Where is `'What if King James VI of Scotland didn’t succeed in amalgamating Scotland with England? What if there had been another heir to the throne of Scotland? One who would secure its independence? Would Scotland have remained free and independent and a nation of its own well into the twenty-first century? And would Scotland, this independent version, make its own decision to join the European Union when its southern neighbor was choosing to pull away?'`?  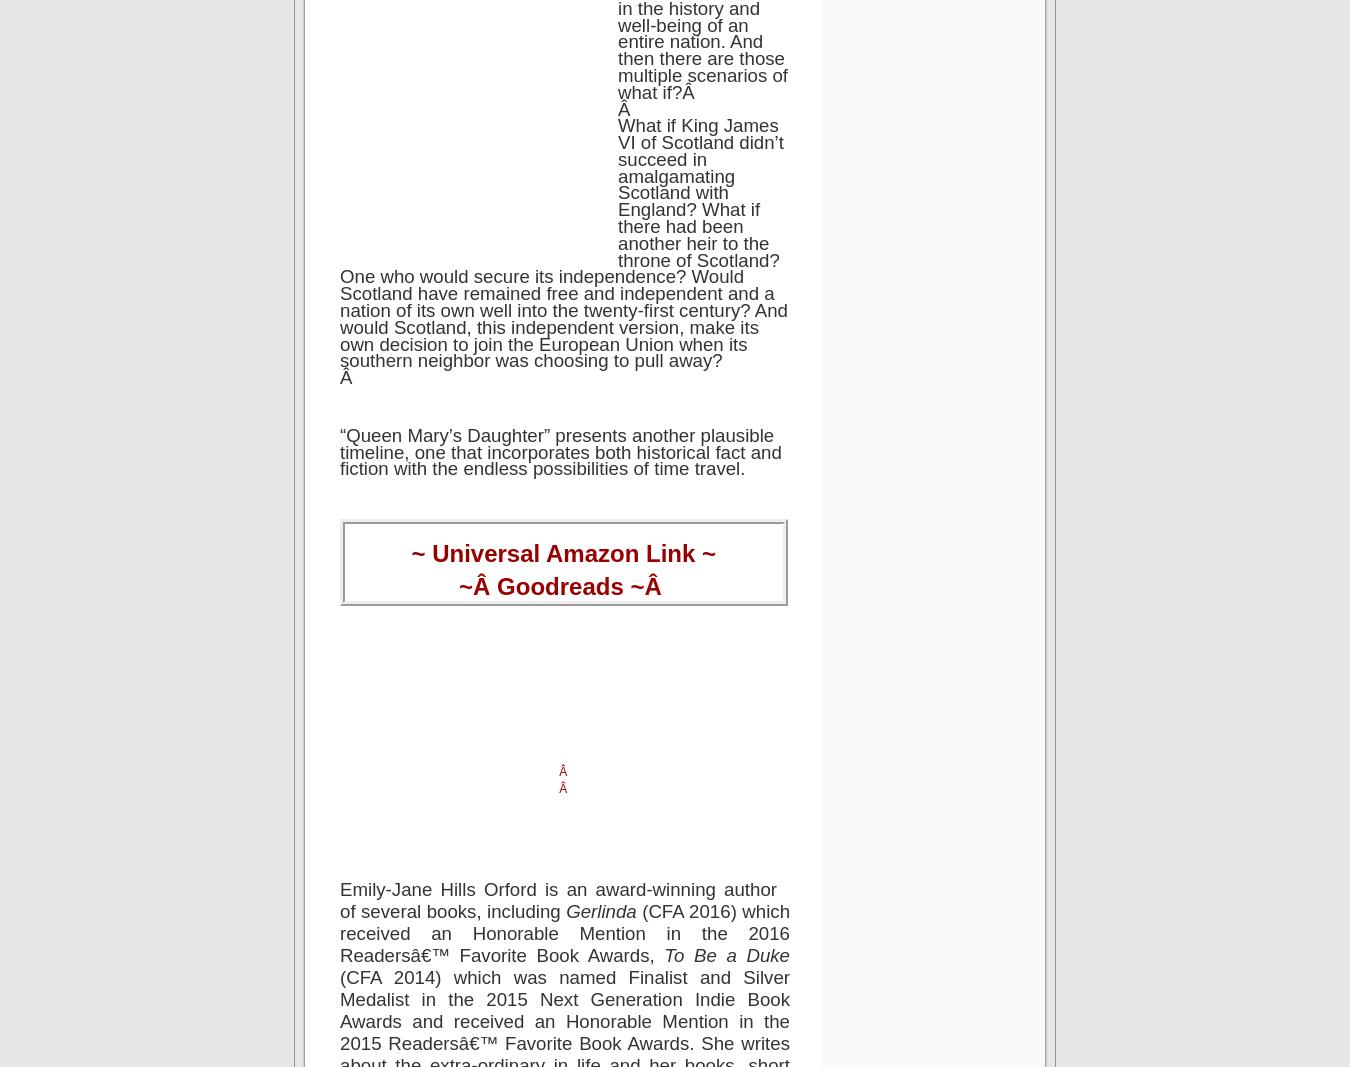 'What if King James VI of Scotland didn’t succeed in amalgamating Scotland with England? What if there had been another heir to the throne of Scotland? One who would secure its independence? Would Scotland have remained free and independent and a nation of its own well into the twenty-first century? And would Scotland, this independent version, make its own decision to join the European Union when its southern neighbor was choosing to pull away?' is located at coordinates (562, 242).